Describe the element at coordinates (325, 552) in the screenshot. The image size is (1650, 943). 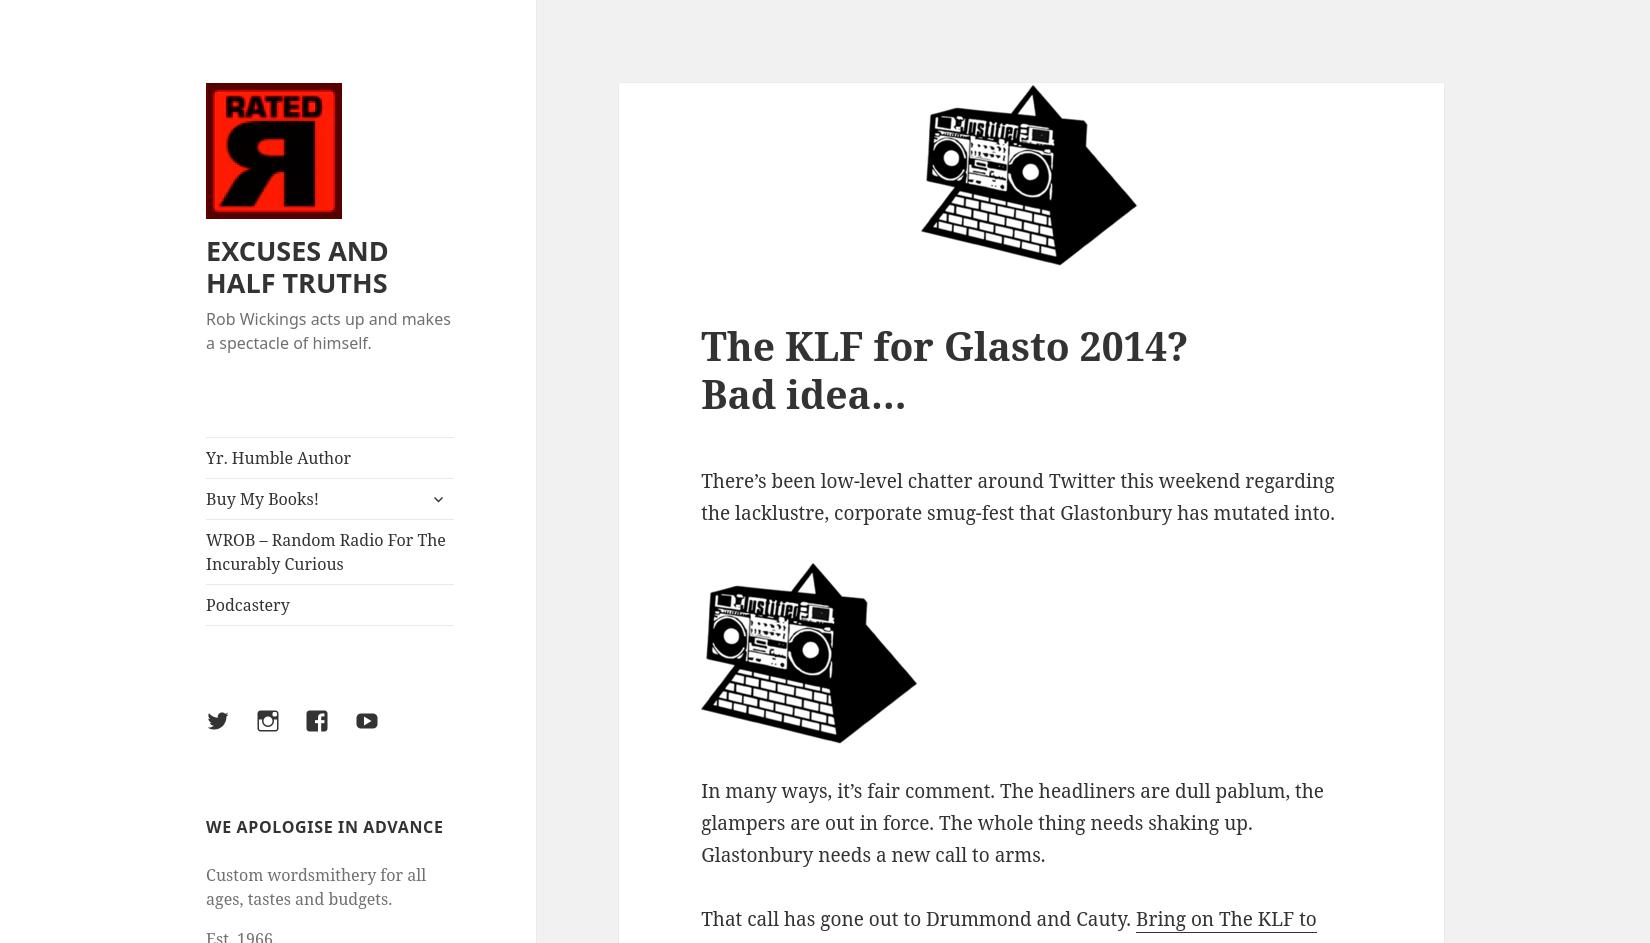
I see `'WROB – Random Radio For The Incurably Curious'` at that location.